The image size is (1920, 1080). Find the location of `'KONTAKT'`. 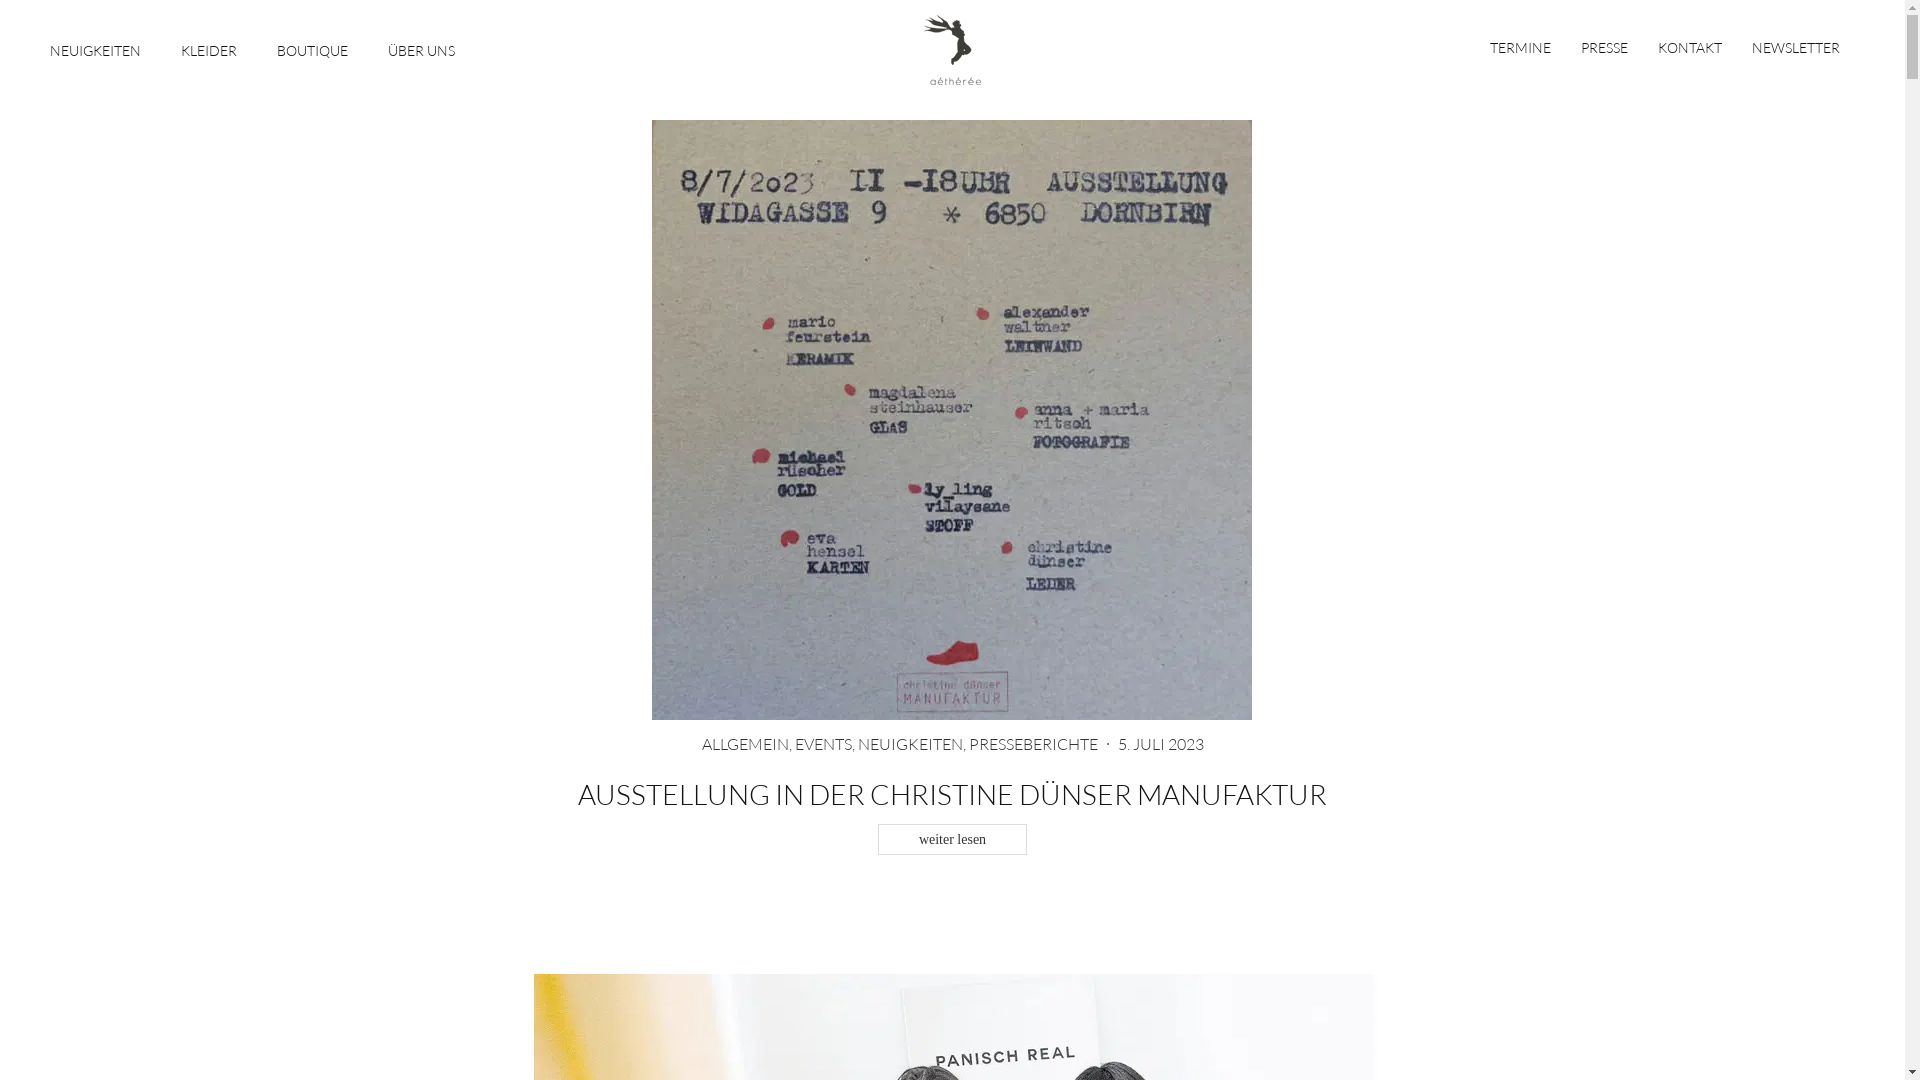

'KONTAKT' is located at coordinates (1688, 46).